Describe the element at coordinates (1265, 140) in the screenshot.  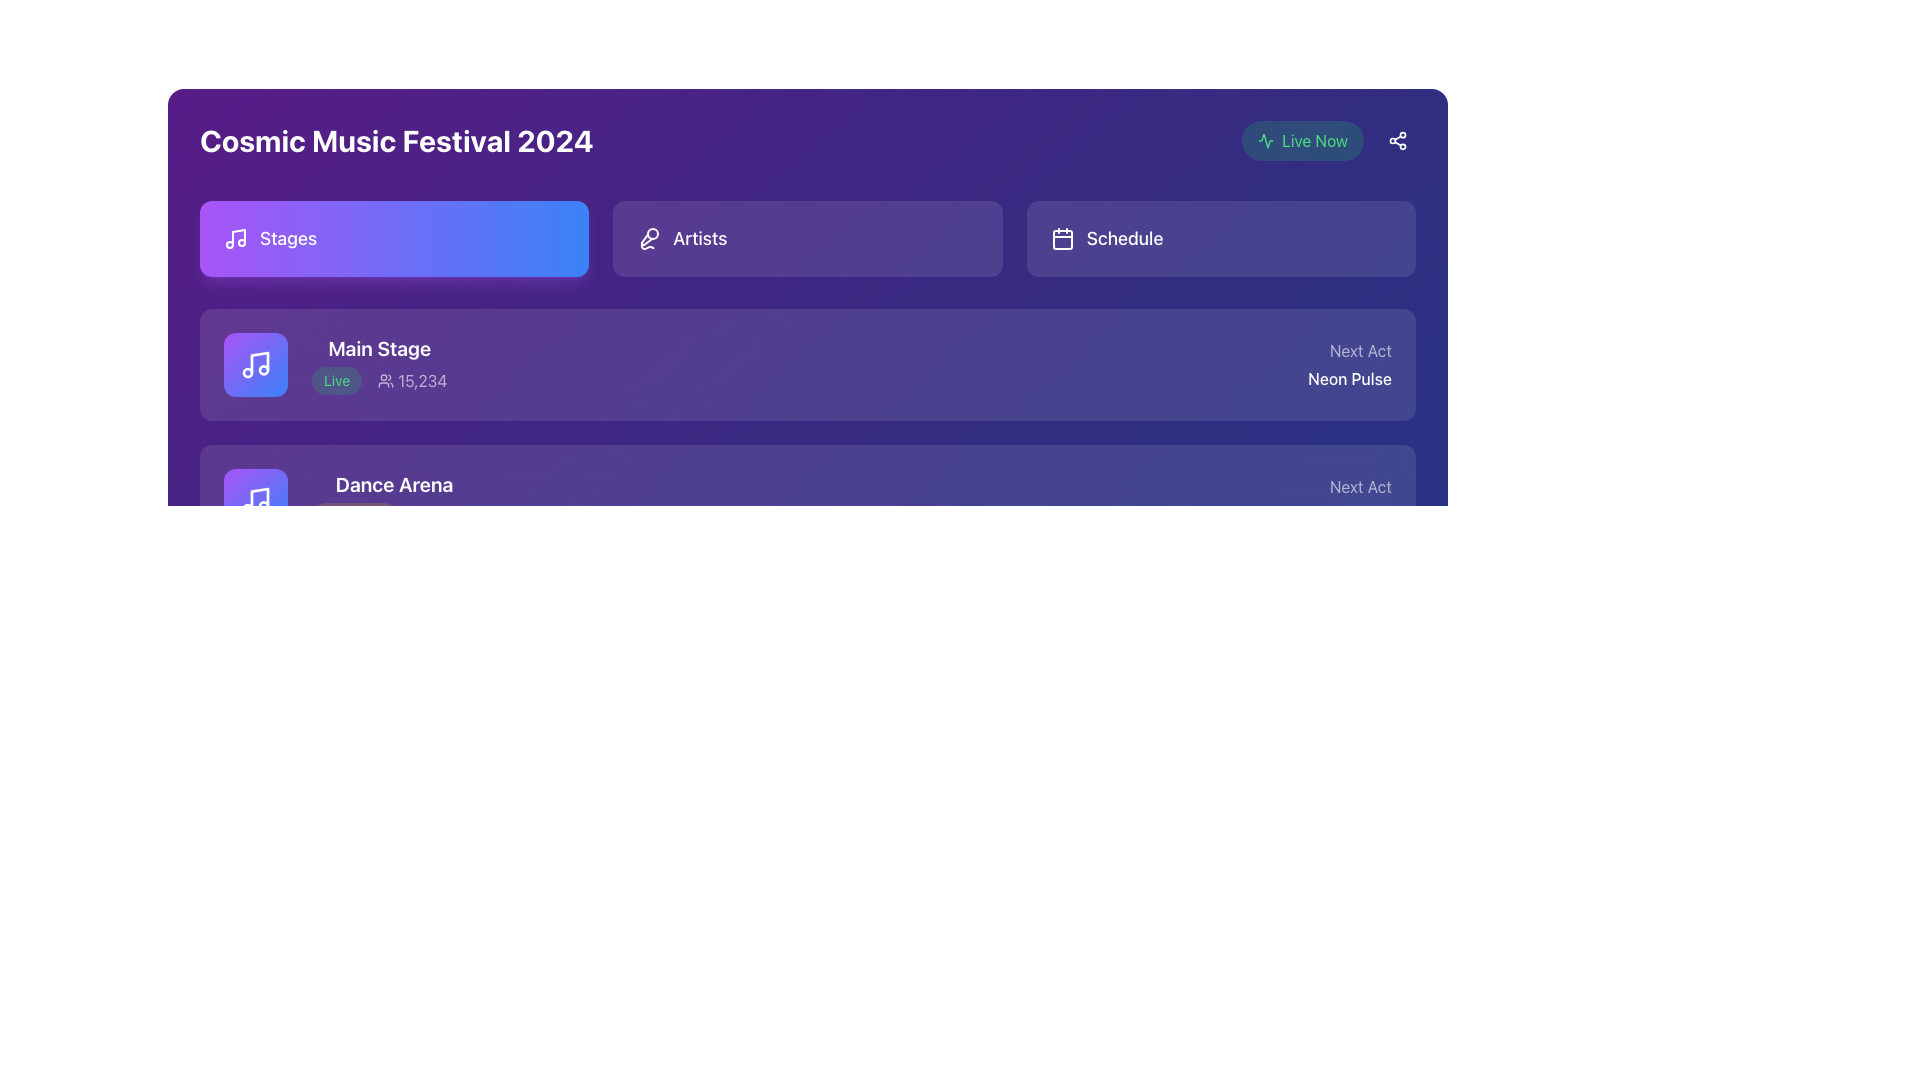
I see `the icon located in the top-right corner of the interface, adjacent to the 'Live Now' green button and above the share icon` at that location.